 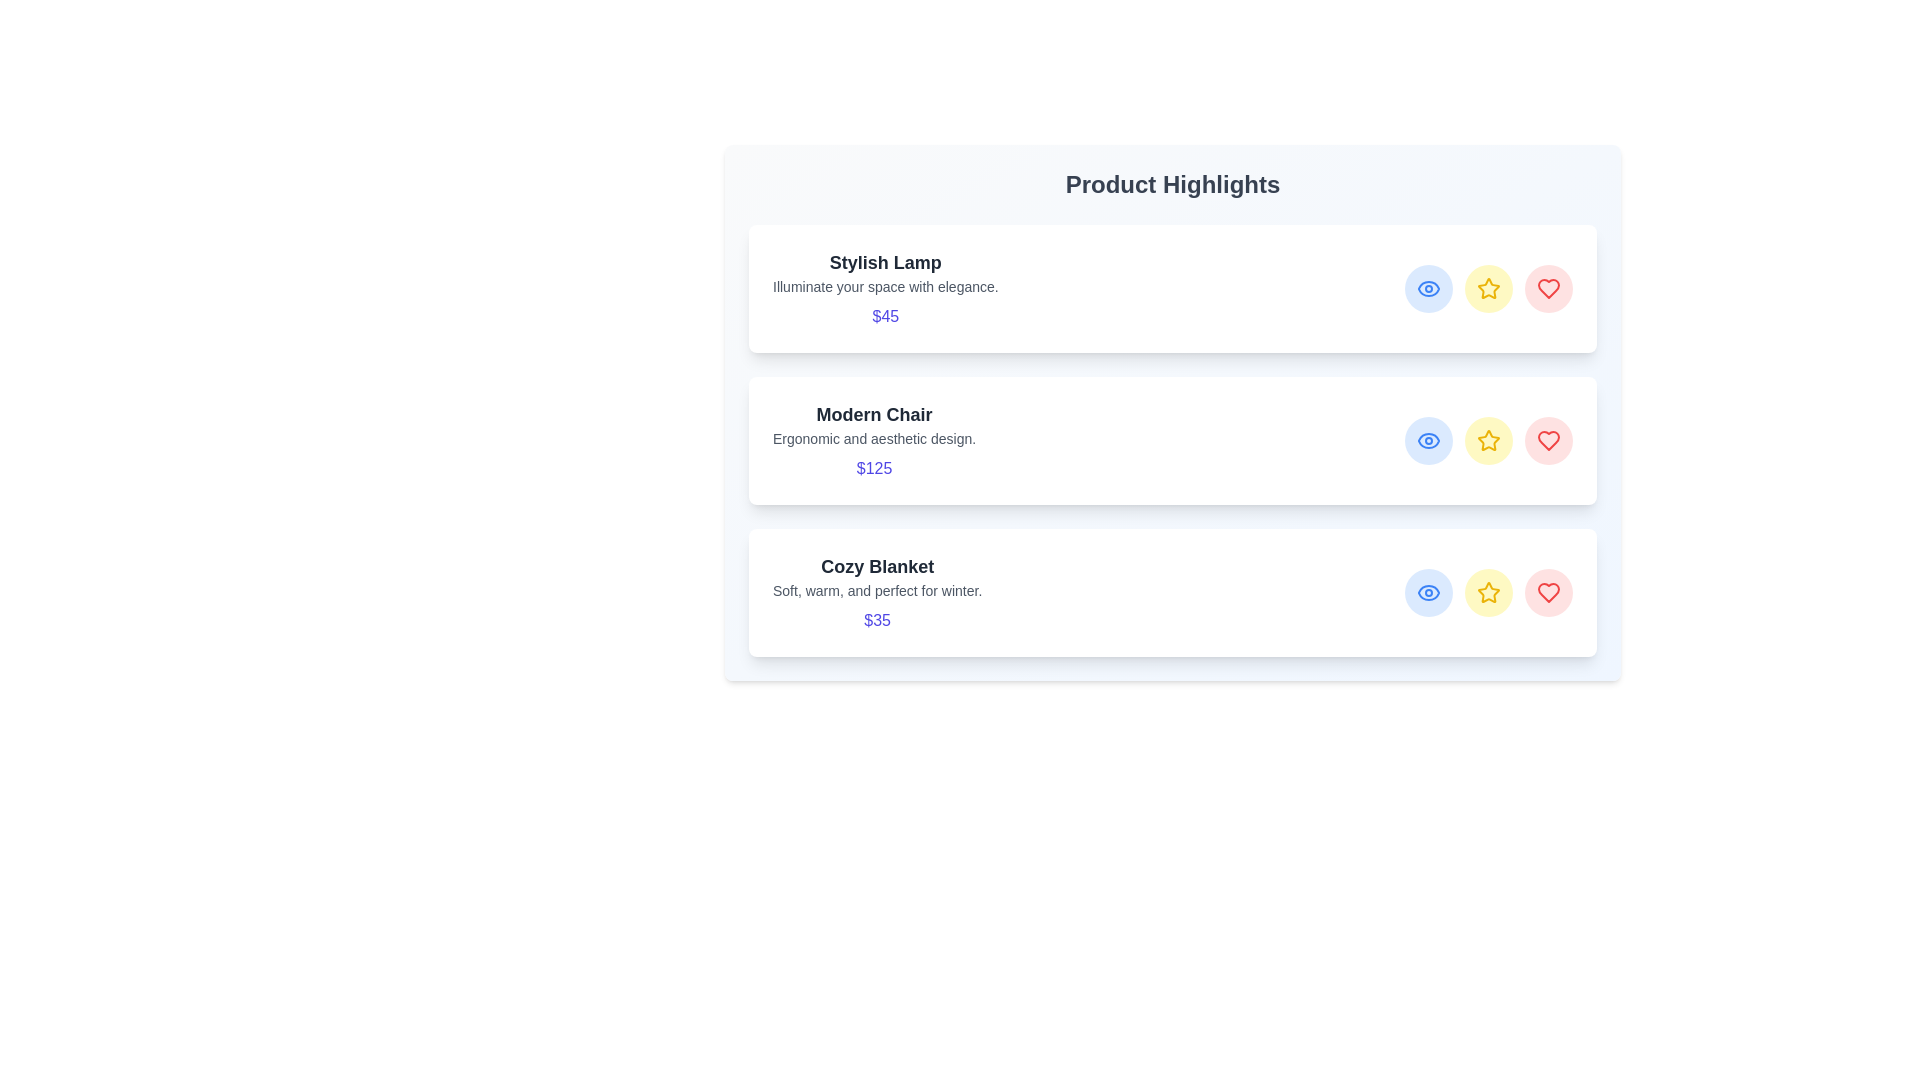 I want to click on the product Stylish Lamp to view its hover effects, so click(x=1172, y=289).